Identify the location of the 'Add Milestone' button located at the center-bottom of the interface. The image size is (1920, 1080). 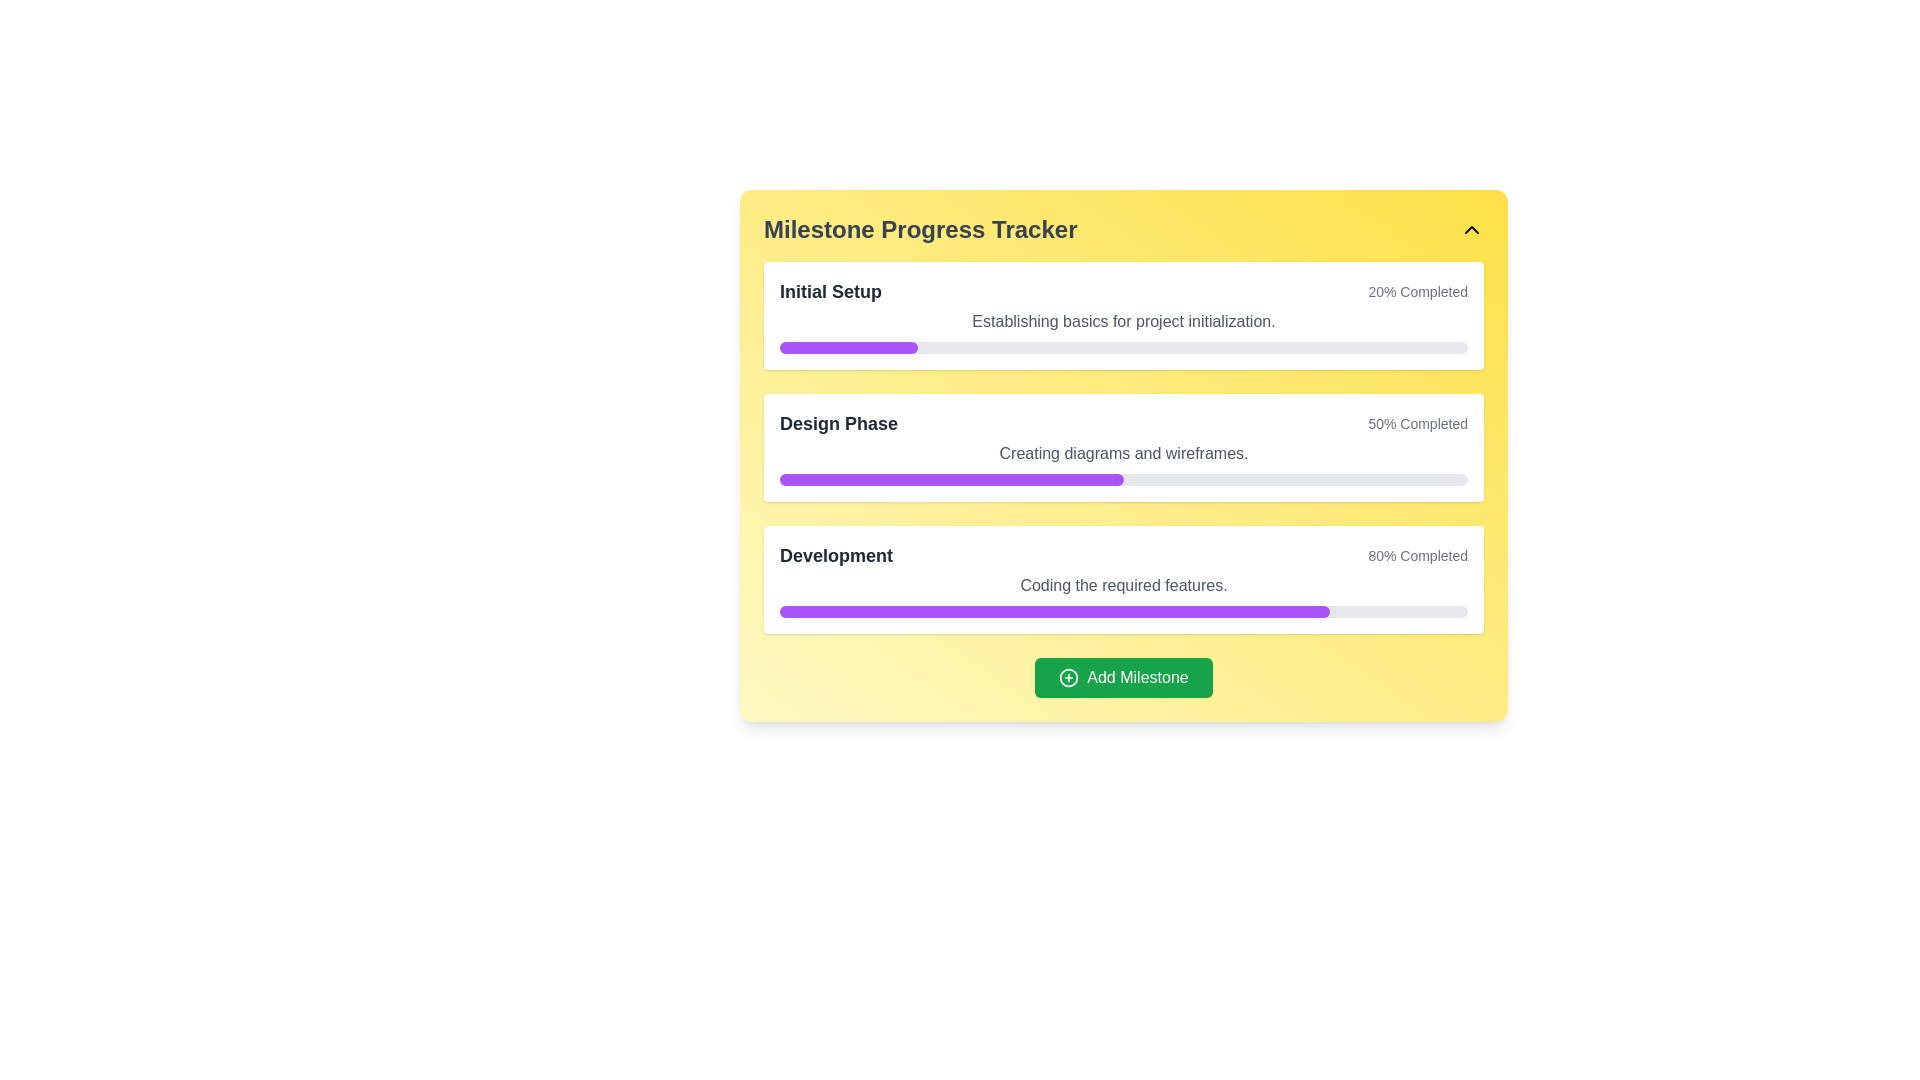
(1123, 677).